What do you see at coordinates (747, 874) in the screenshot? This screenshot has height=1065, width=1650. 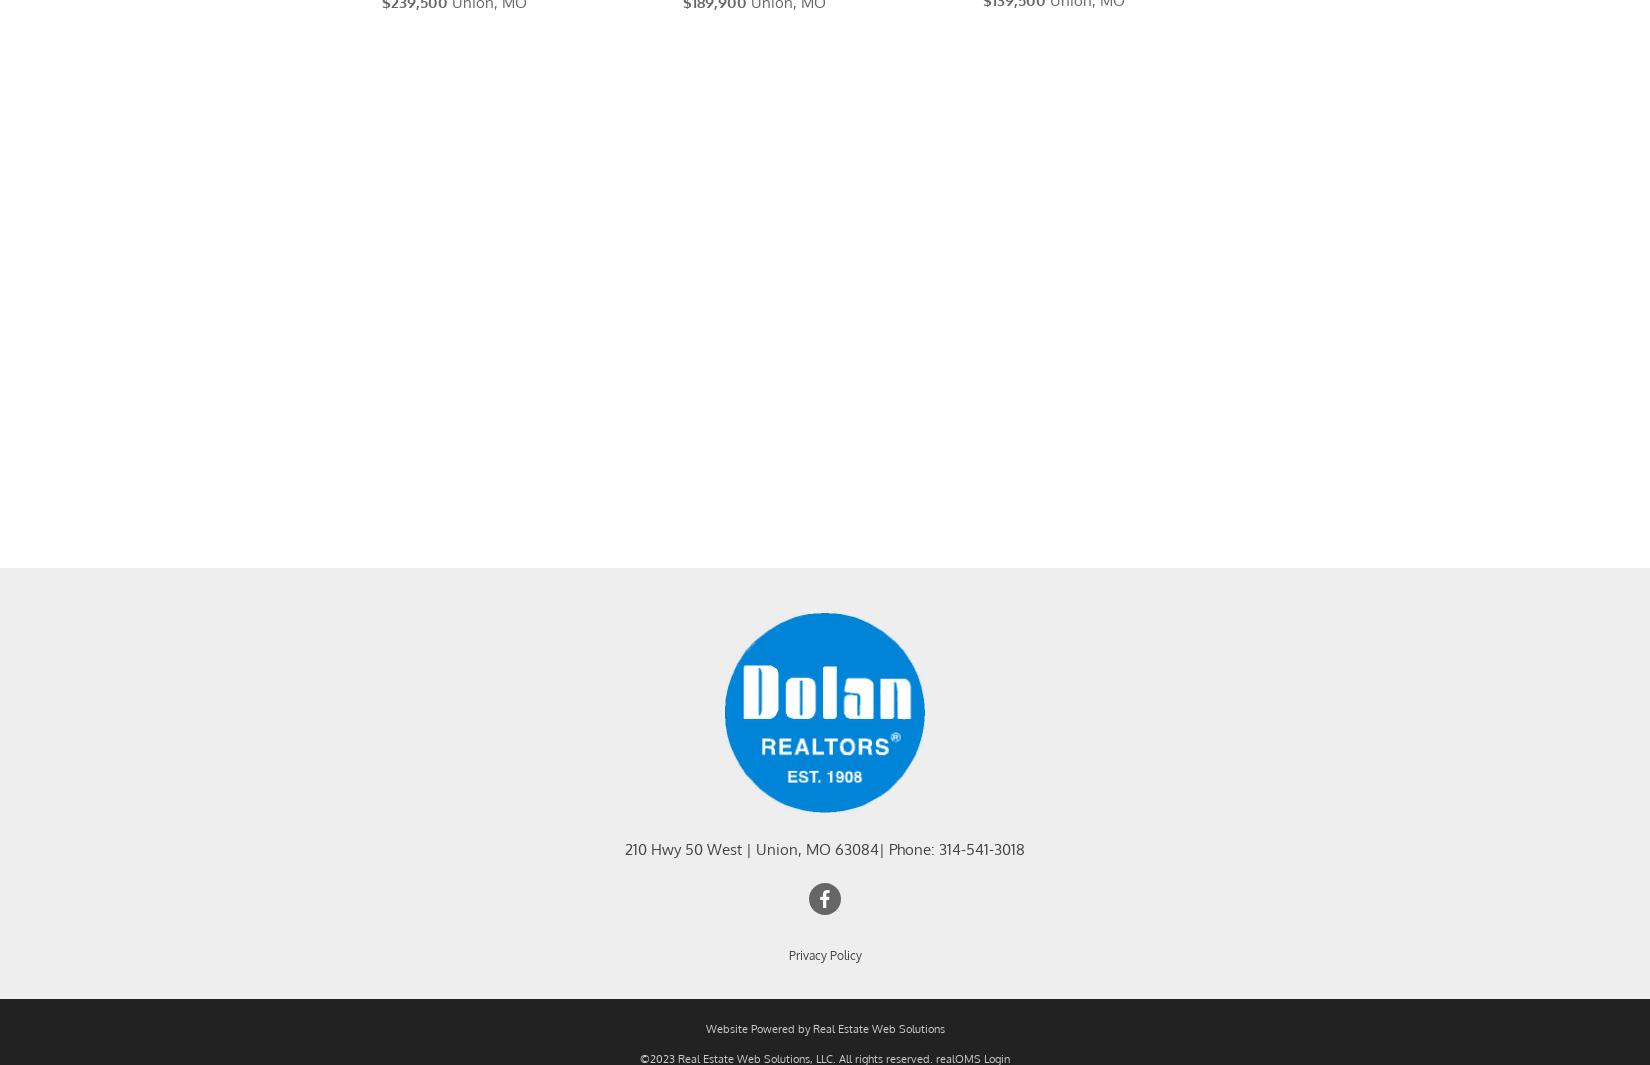 I see `'|'` at bounding box center [747, 874].